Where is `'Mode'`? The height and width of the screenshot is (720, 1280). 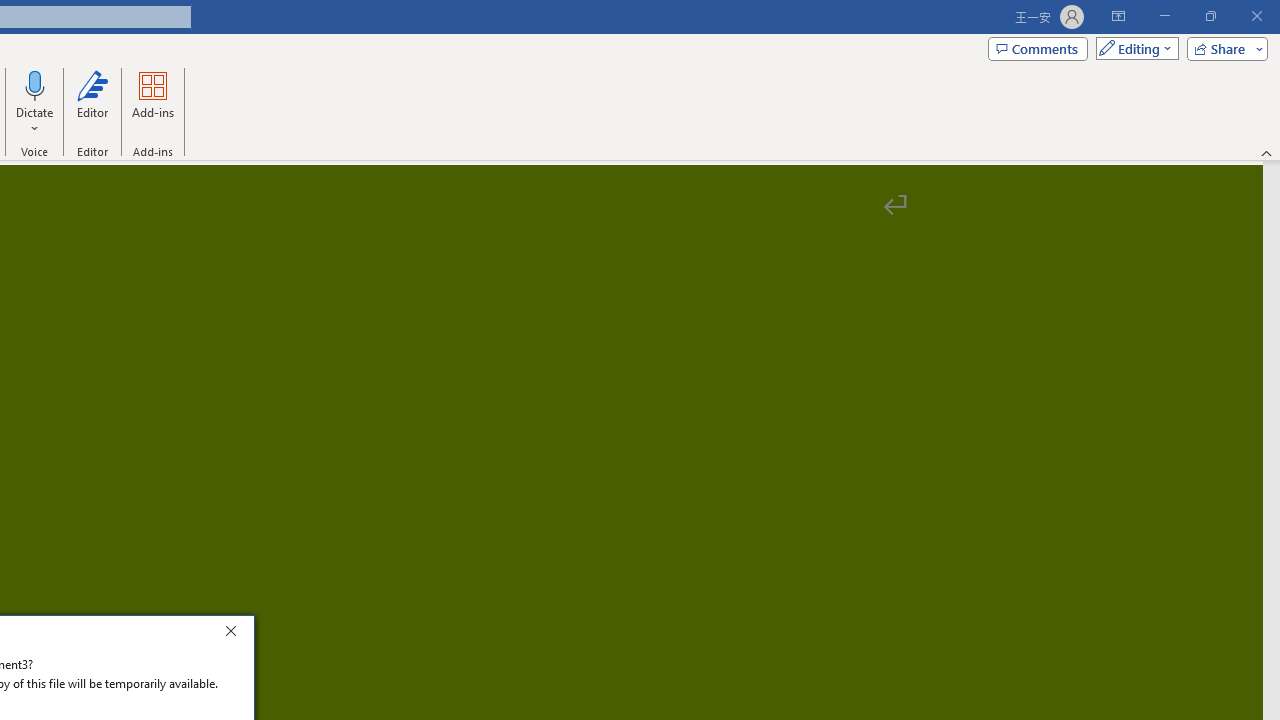
'Mode' is located at coordinates (1133, 47).